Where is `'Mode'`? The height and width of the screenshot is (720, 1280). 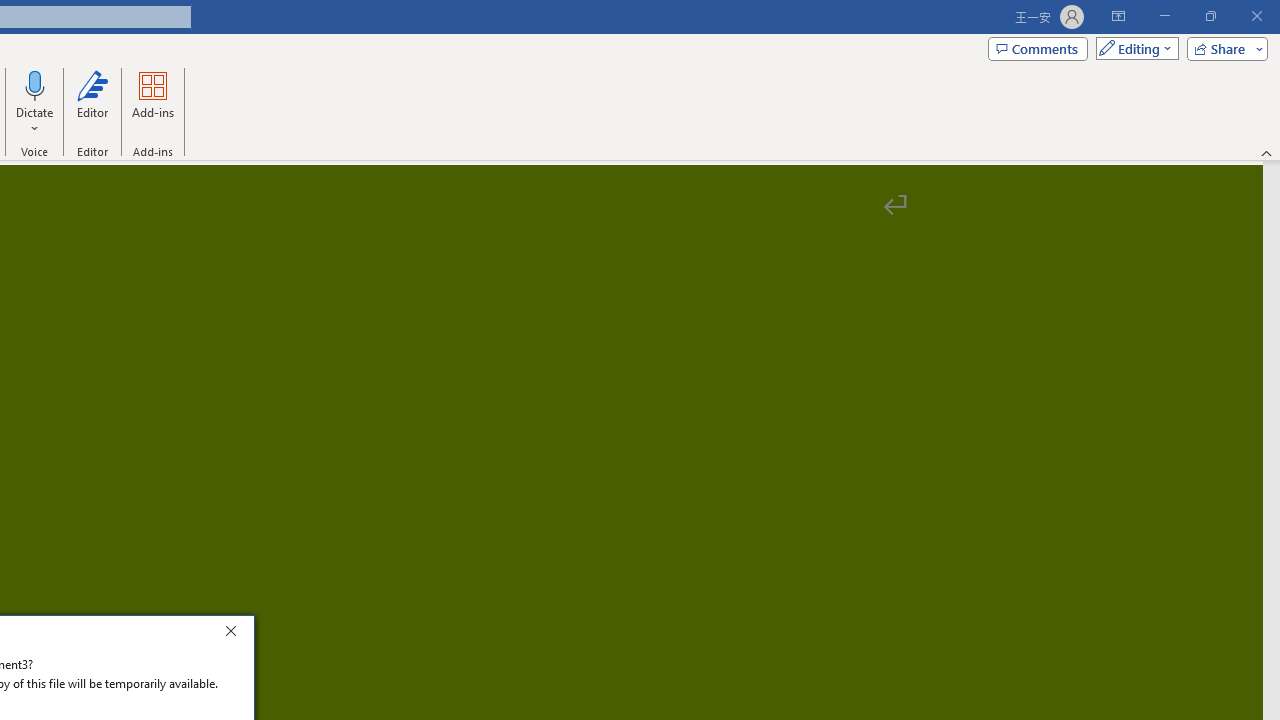
'Mode' is located at coordinates (1133, 47).